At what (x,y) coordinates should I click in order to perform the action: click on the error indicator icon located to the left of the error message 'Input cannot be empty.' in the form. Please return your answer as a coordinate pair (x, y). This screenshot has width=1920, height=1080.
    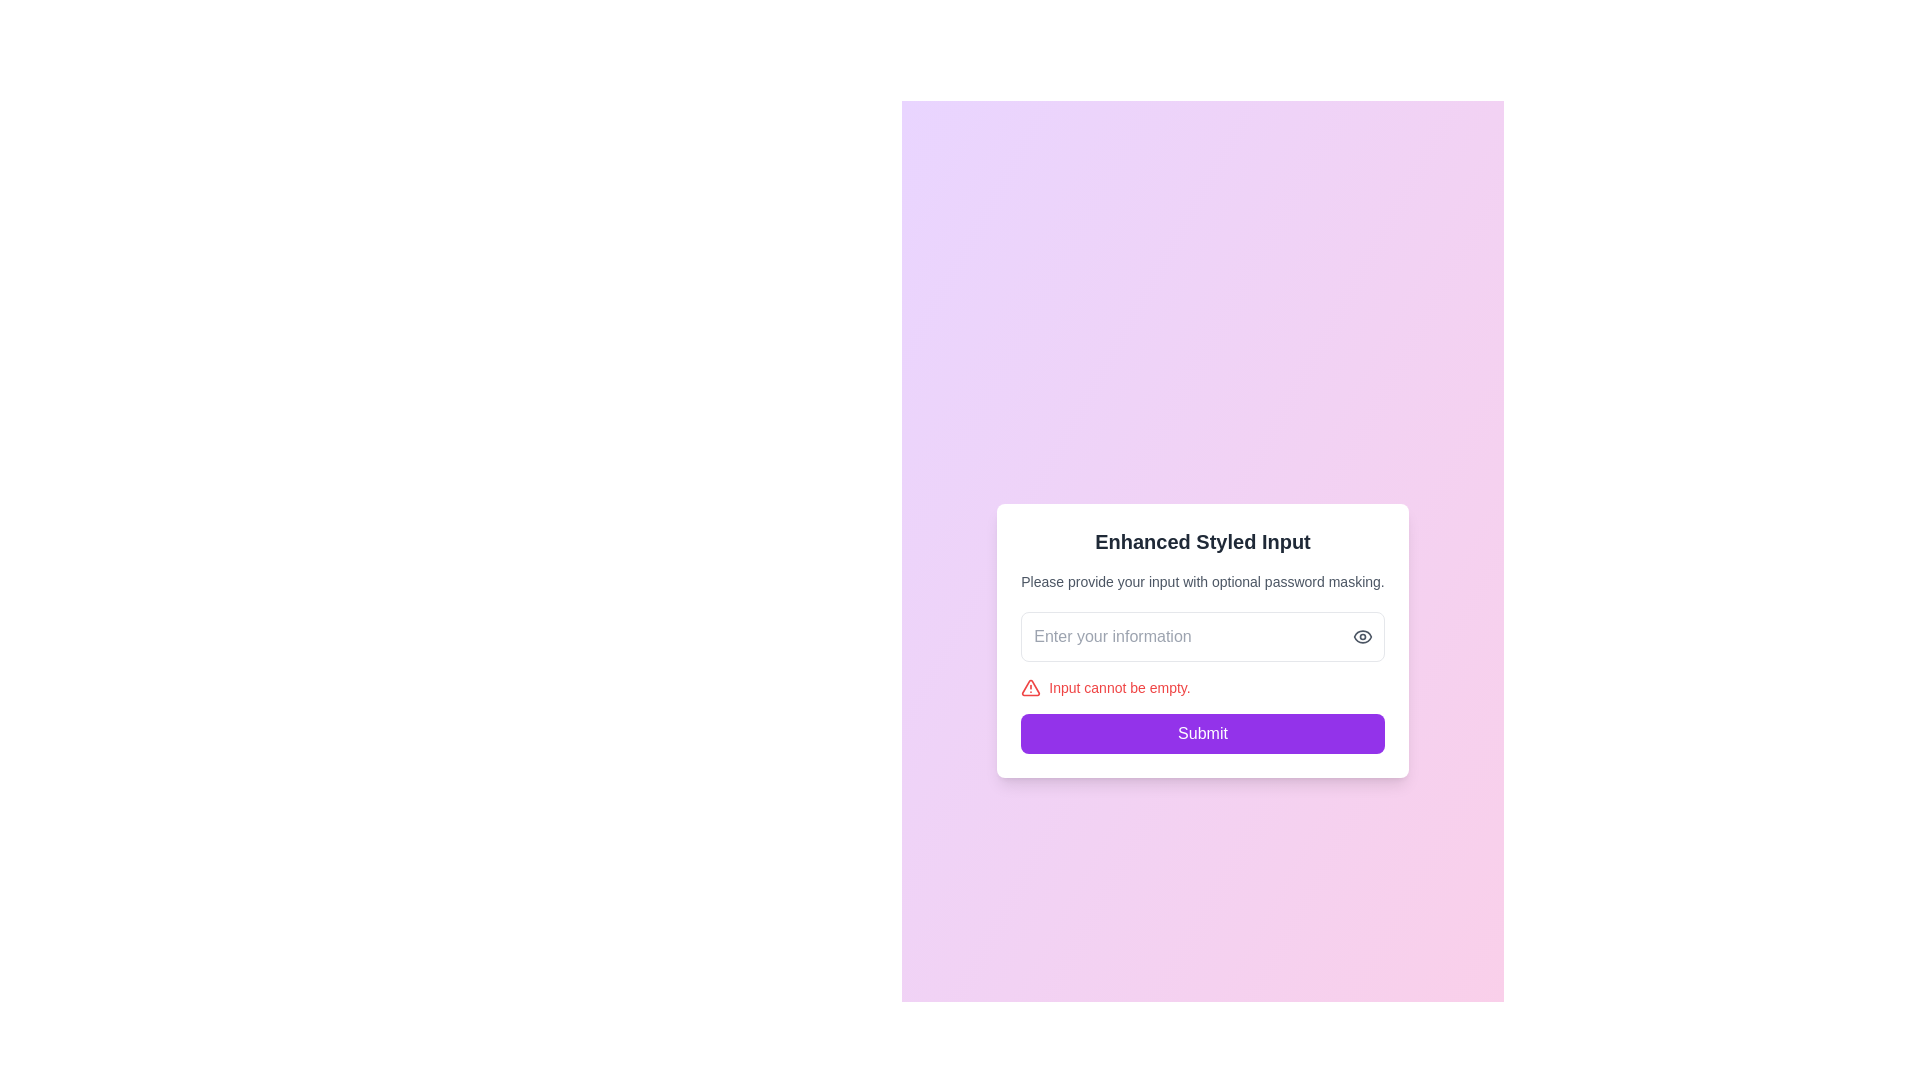
    Looking at the image, I should click on (1031, 686).